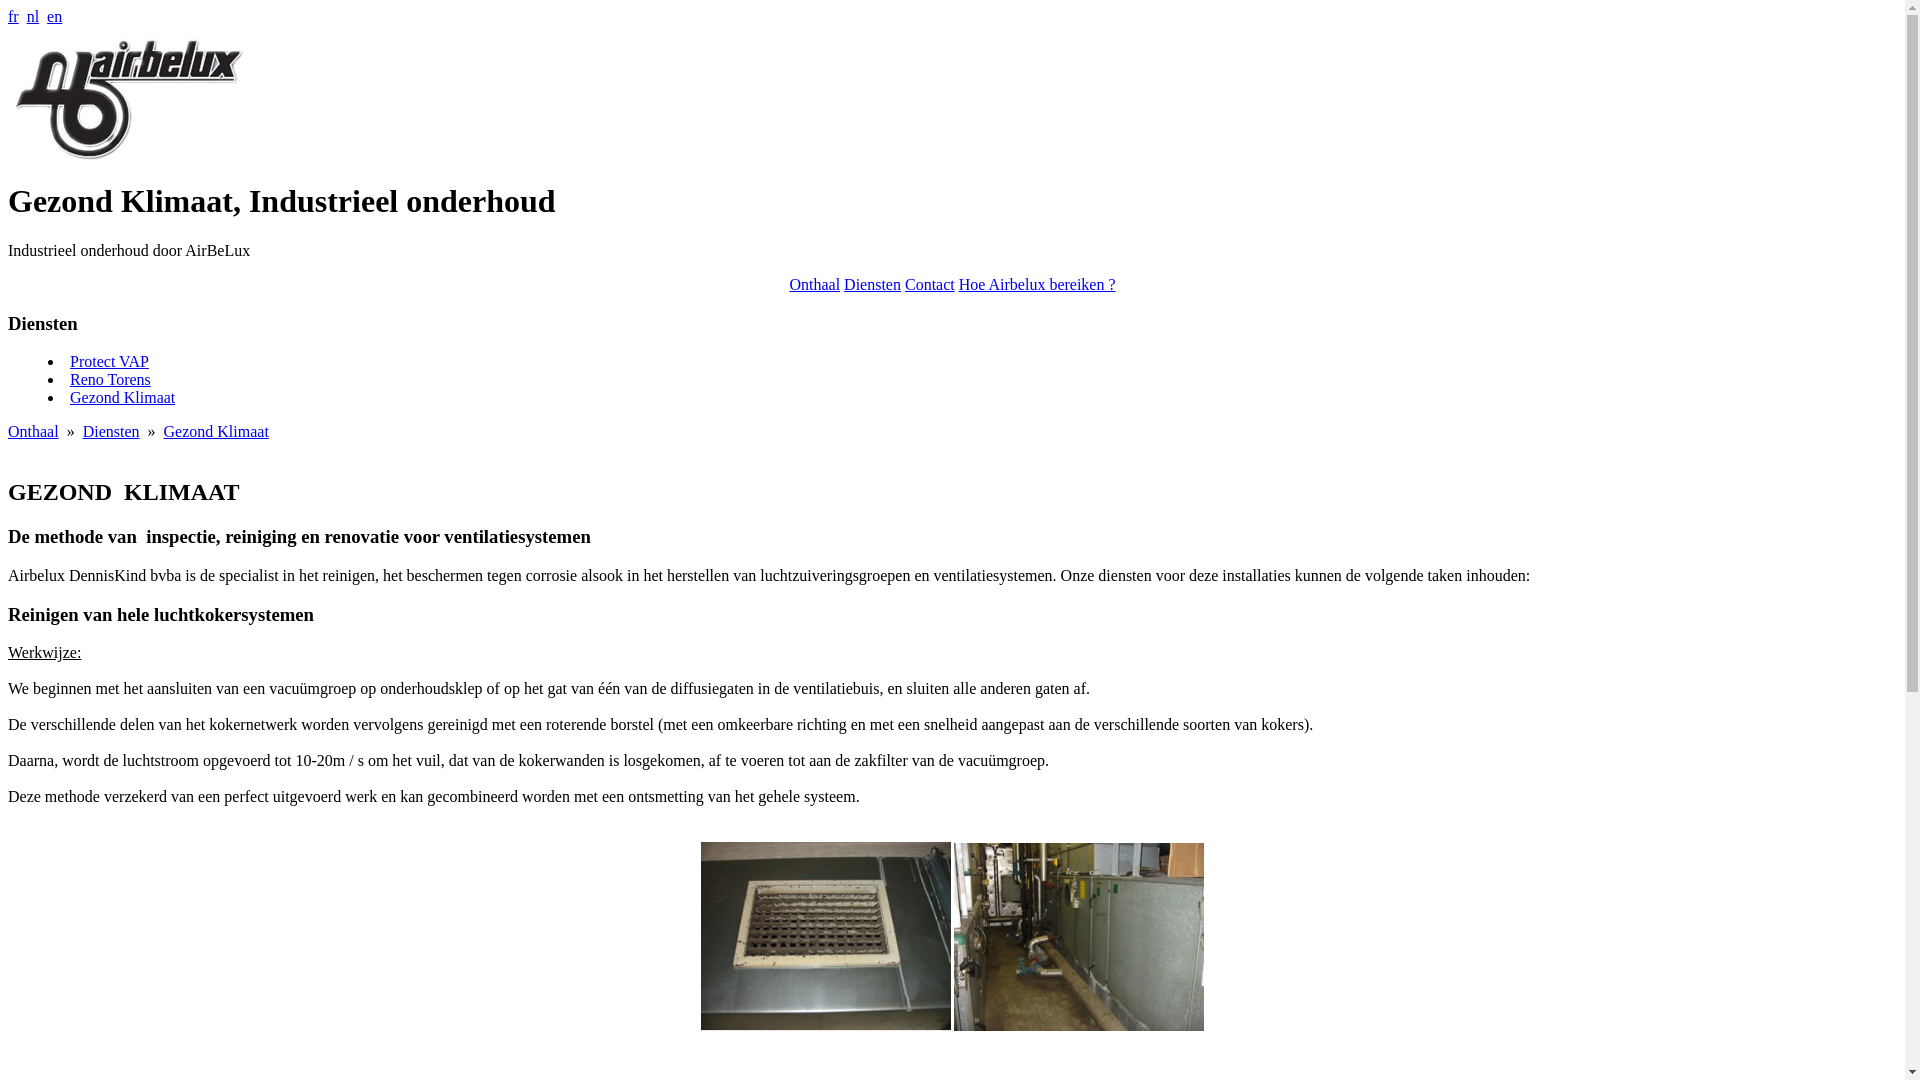 The width and height of the screenshot is (1920, 1080). I want to click on 'Onthaal', so click(814, 284).